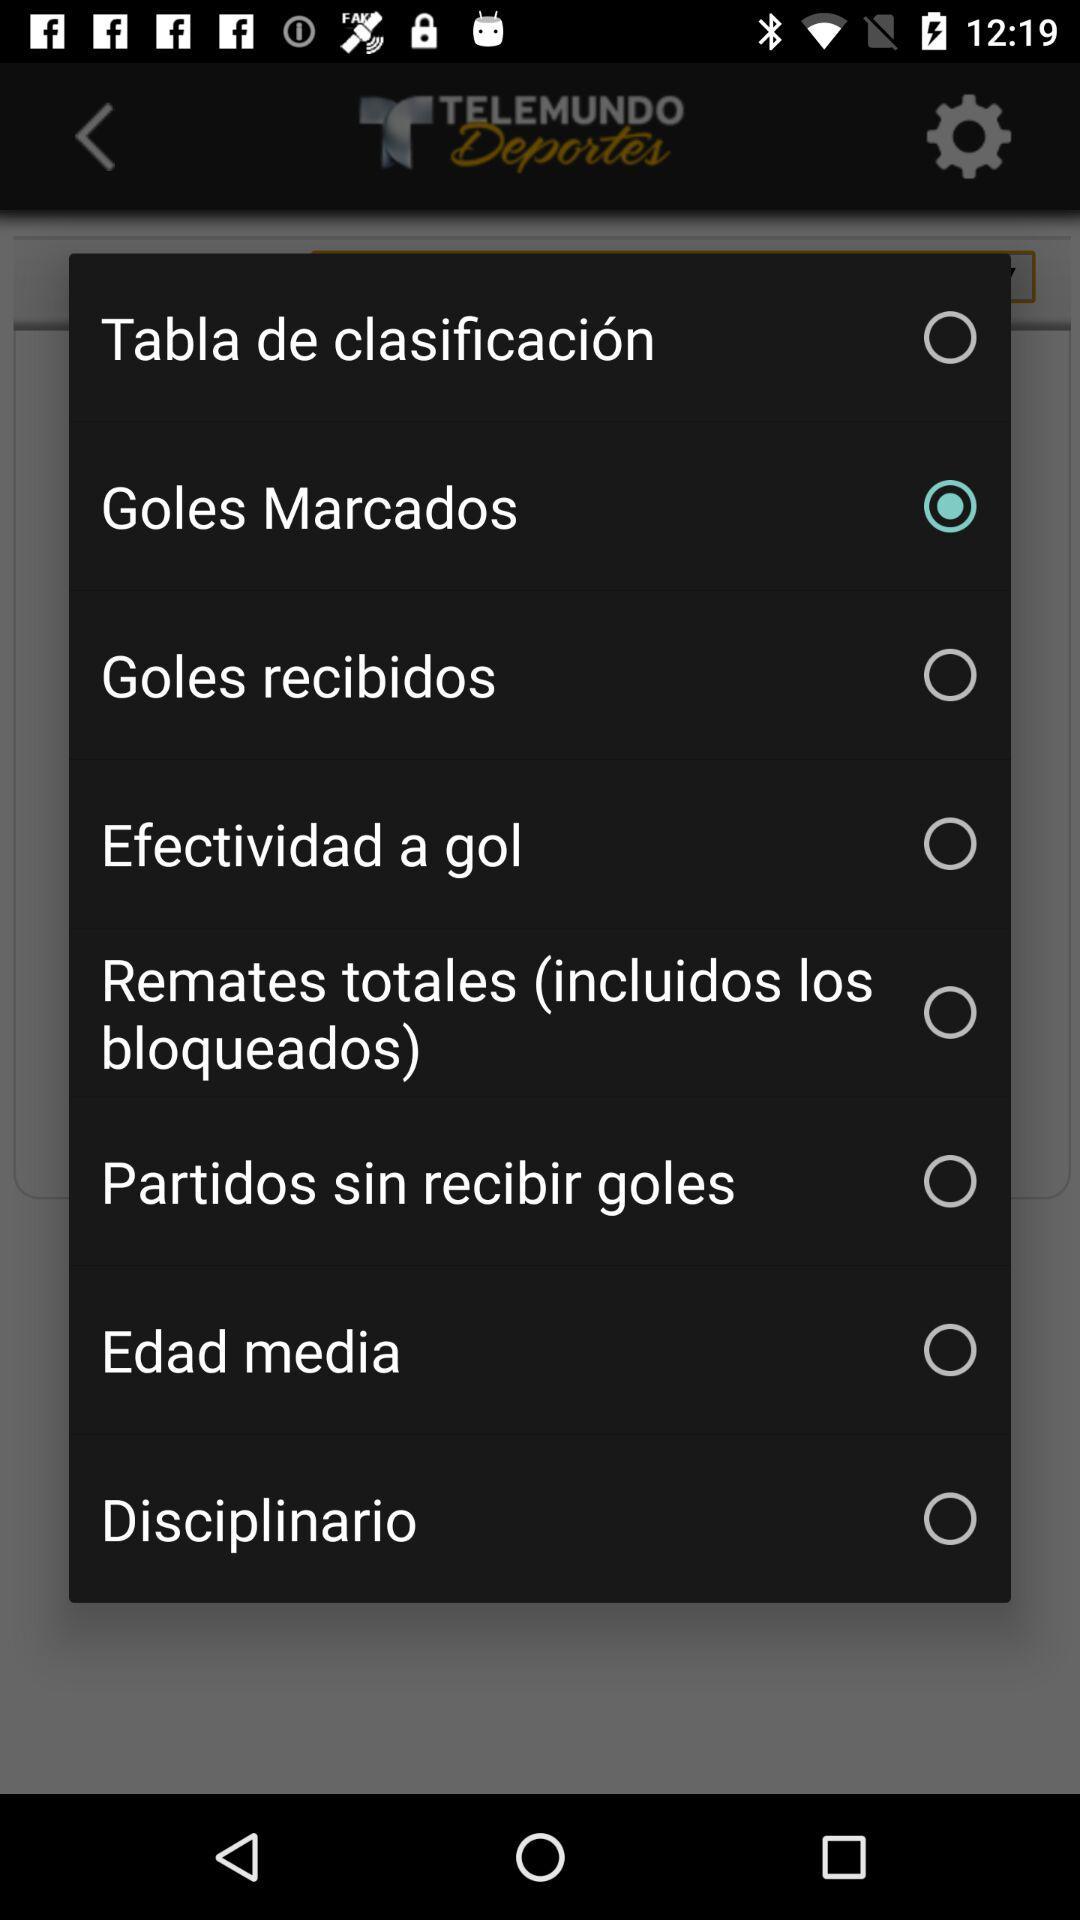  What do you see at coordinates (540, 337) in the screenshot?
I see `the icon above goles marcados` at bounding box center [540, 337].